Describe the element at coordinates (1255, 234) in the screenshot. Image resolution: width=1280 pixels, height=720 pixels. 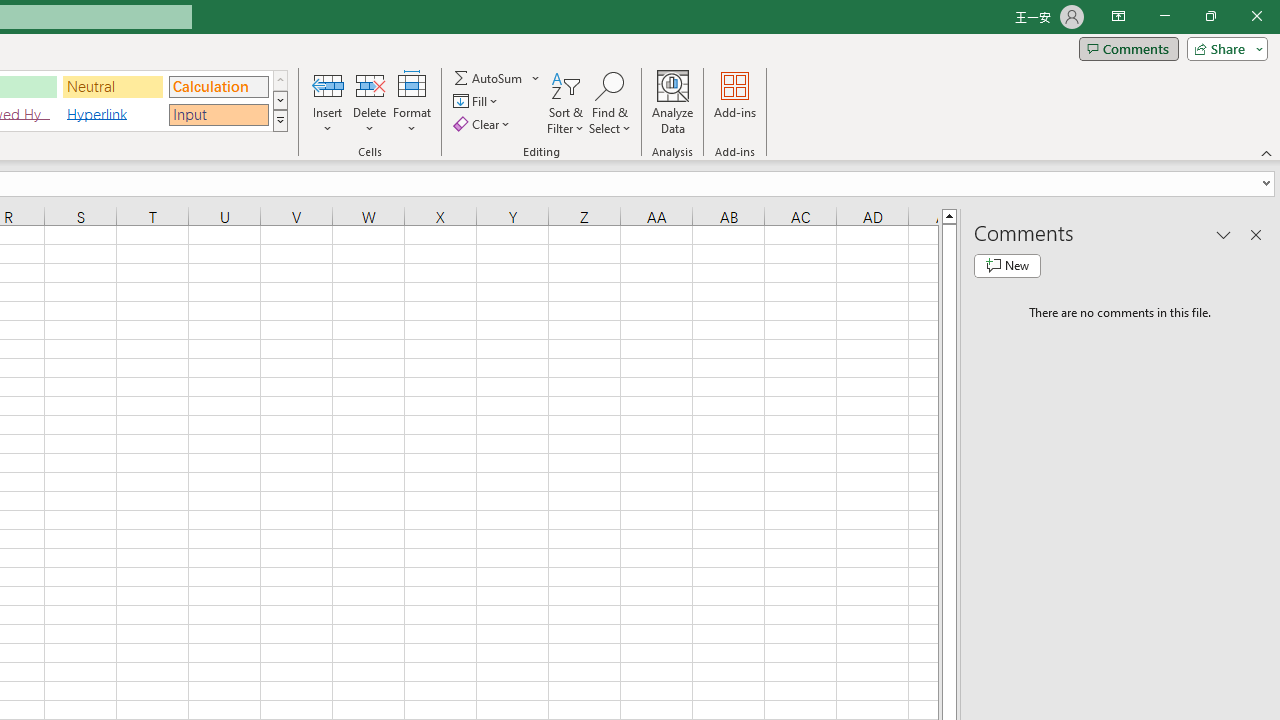
I see `'Close pane'` at that location.